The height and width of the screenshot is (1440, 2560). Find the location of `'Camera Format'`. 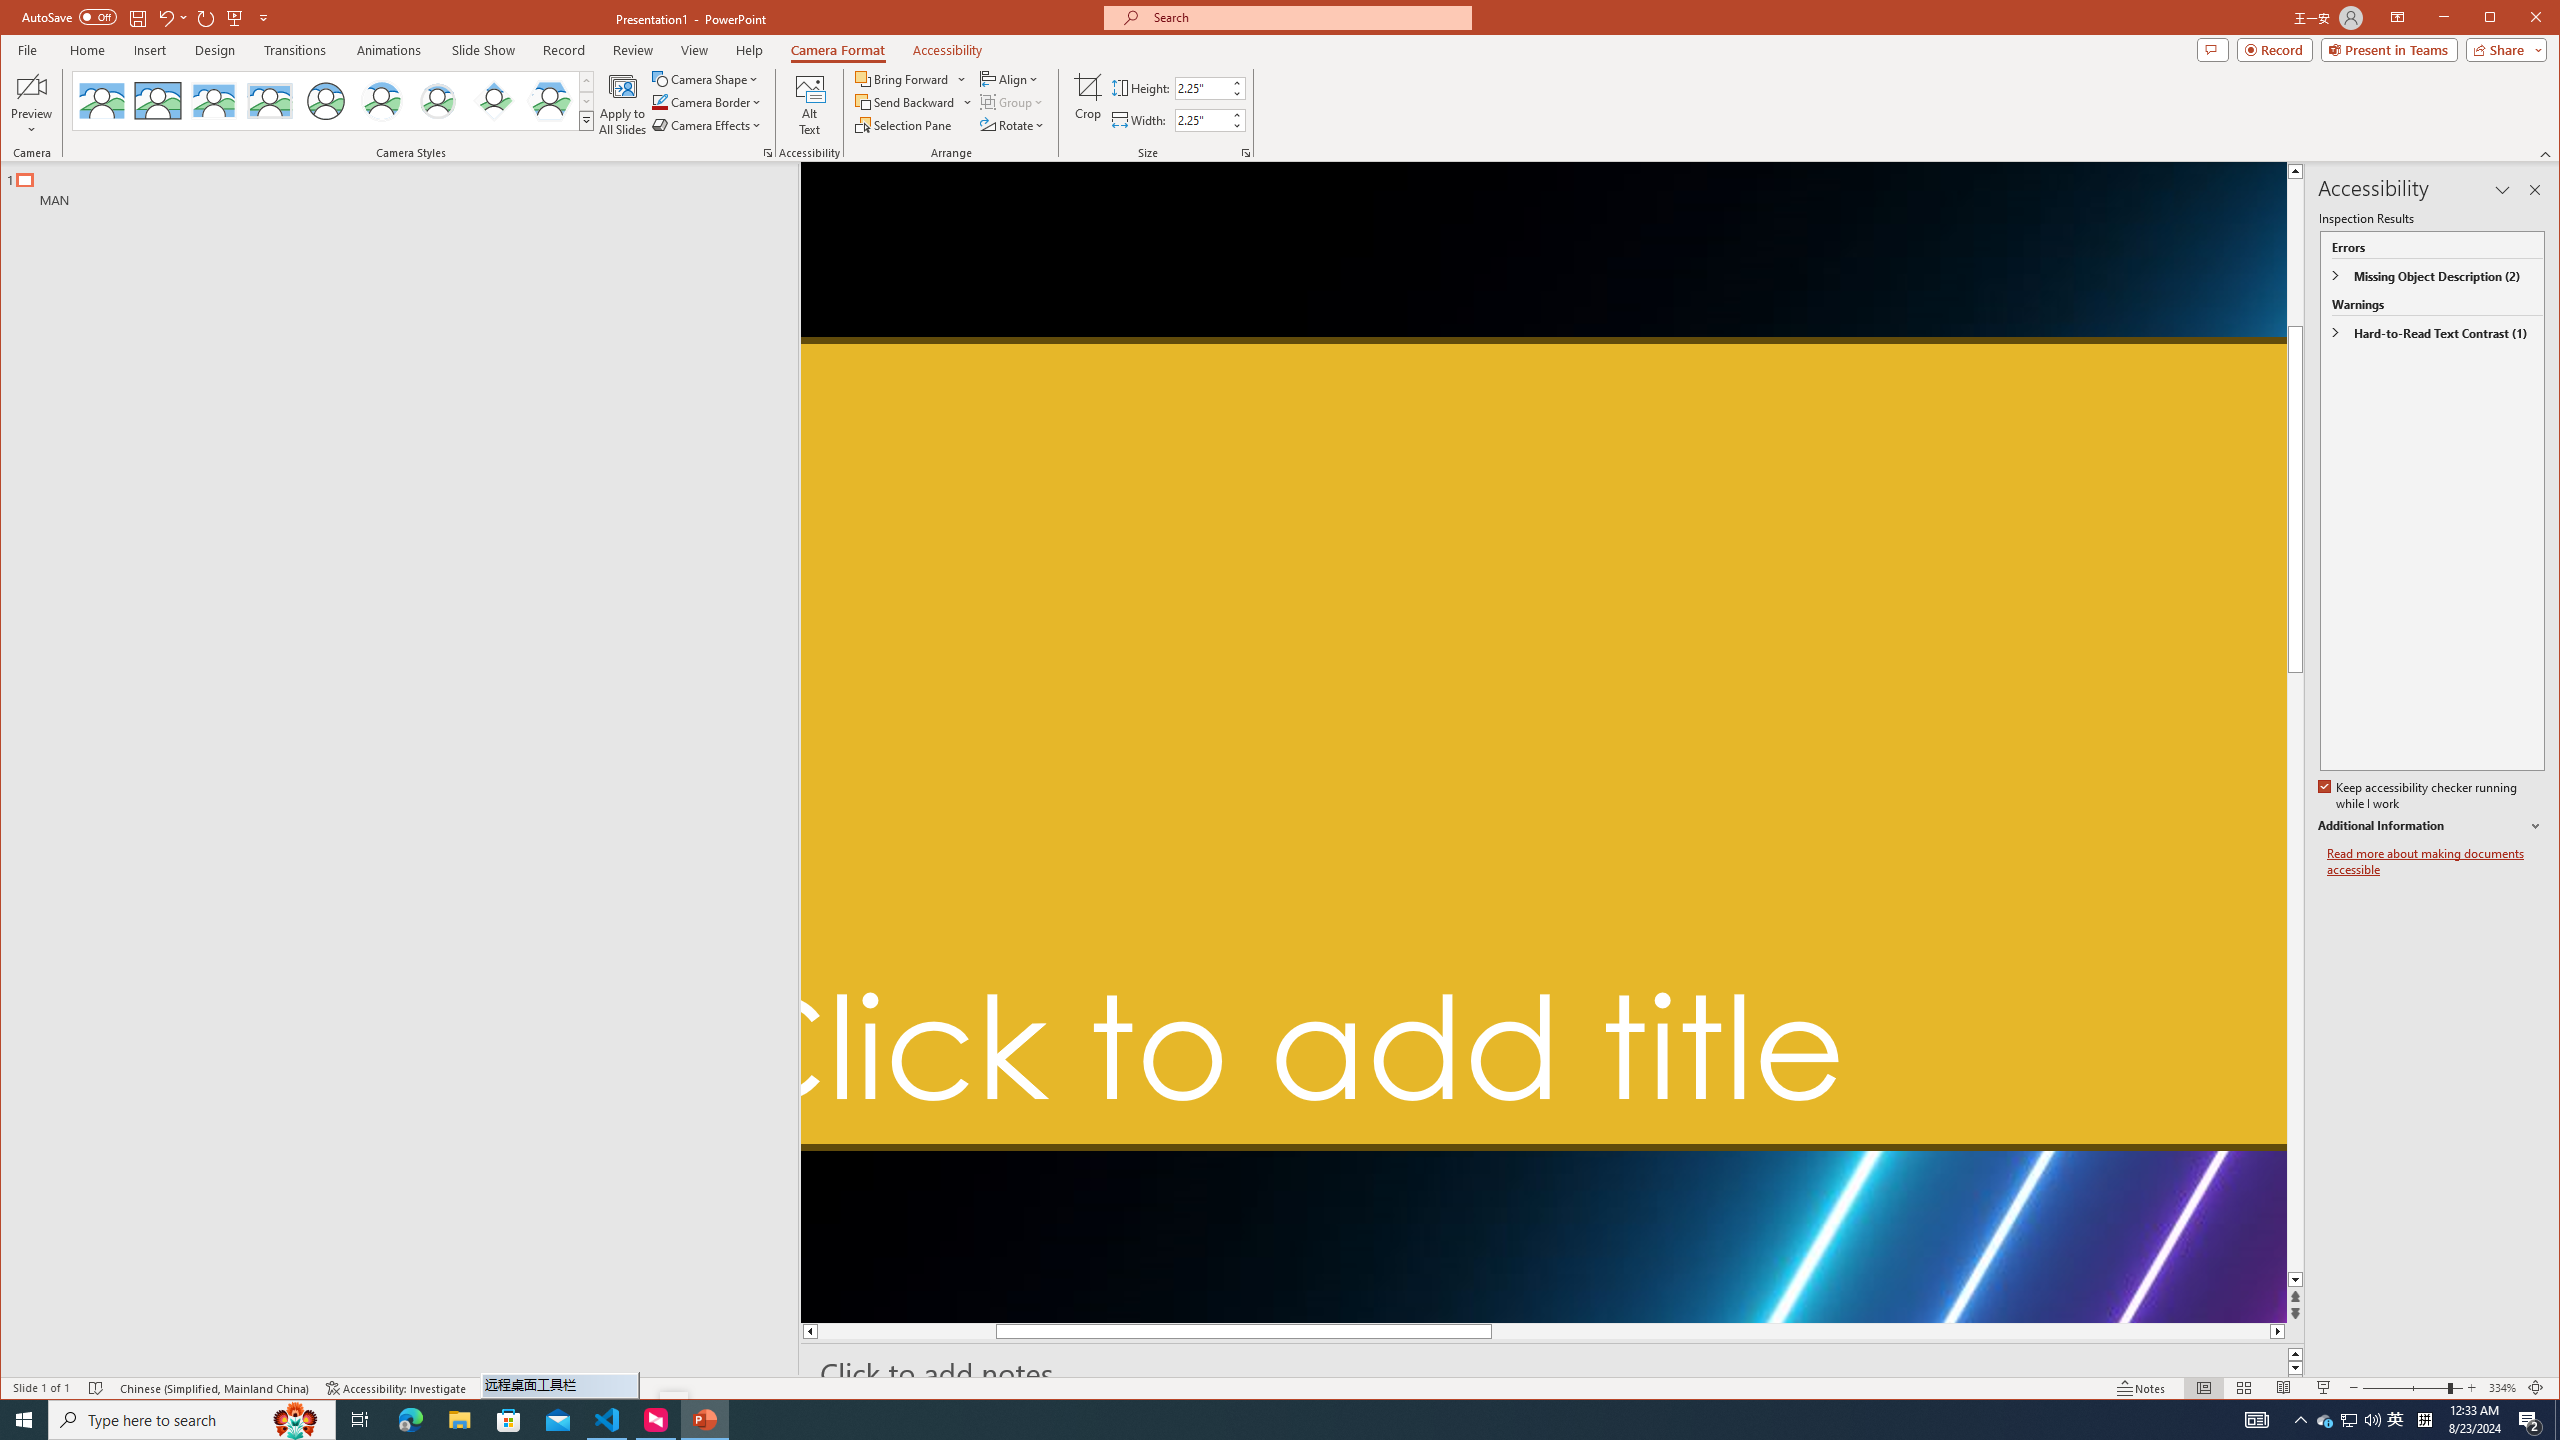

'Camera Format' is located at coordinates (837, 49).